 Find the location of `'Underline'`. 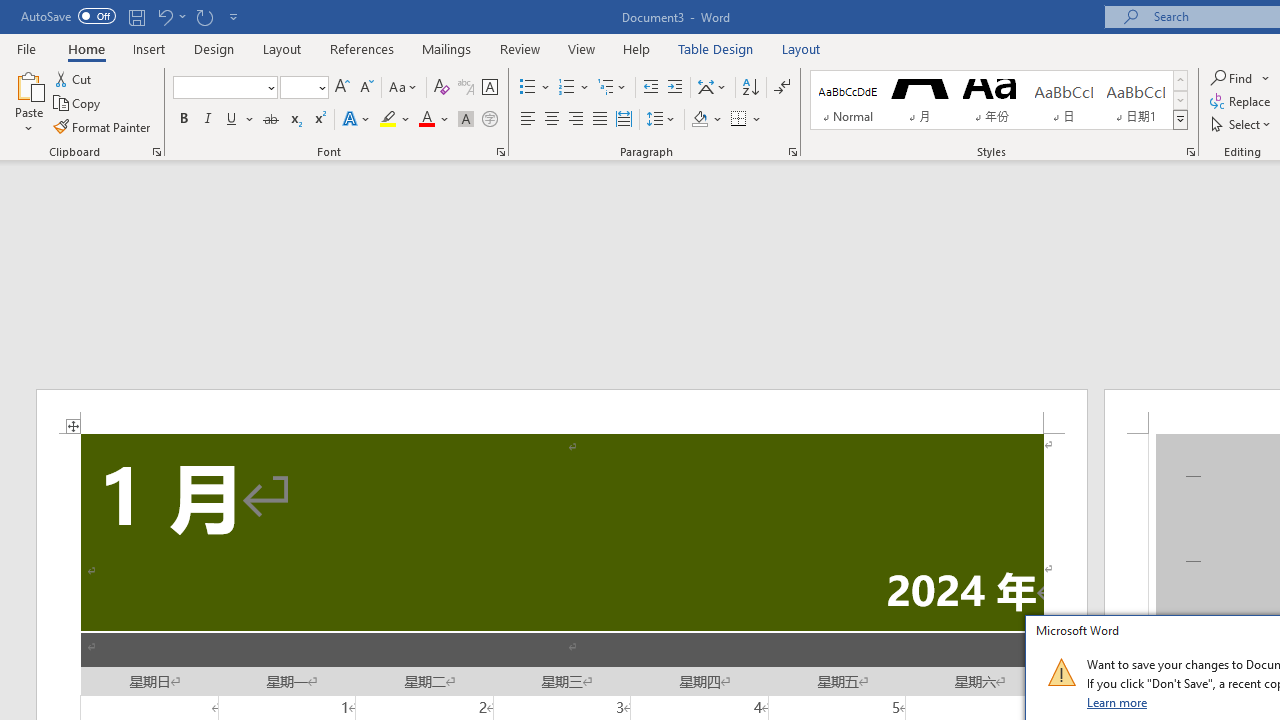

'Underline' is located at coordinates (232, 119).